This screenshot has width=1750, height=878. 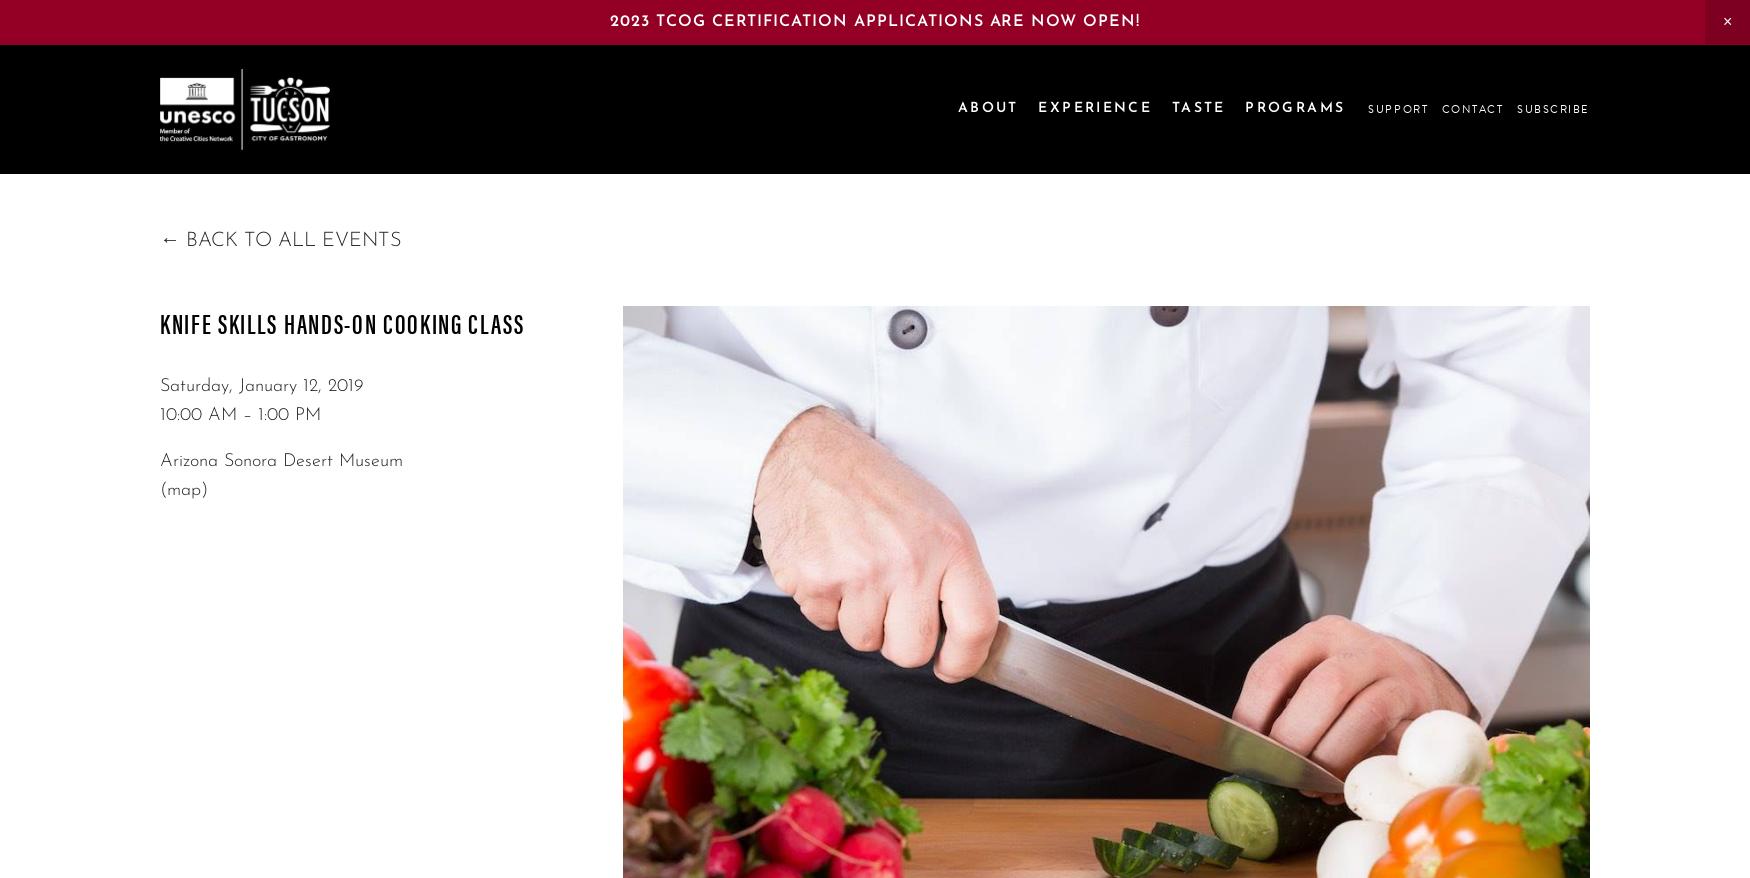 What do you see at coordinates (158, 415) in the screenshot?
I see `'10:00 AM'` at bounding box center [158, 415].